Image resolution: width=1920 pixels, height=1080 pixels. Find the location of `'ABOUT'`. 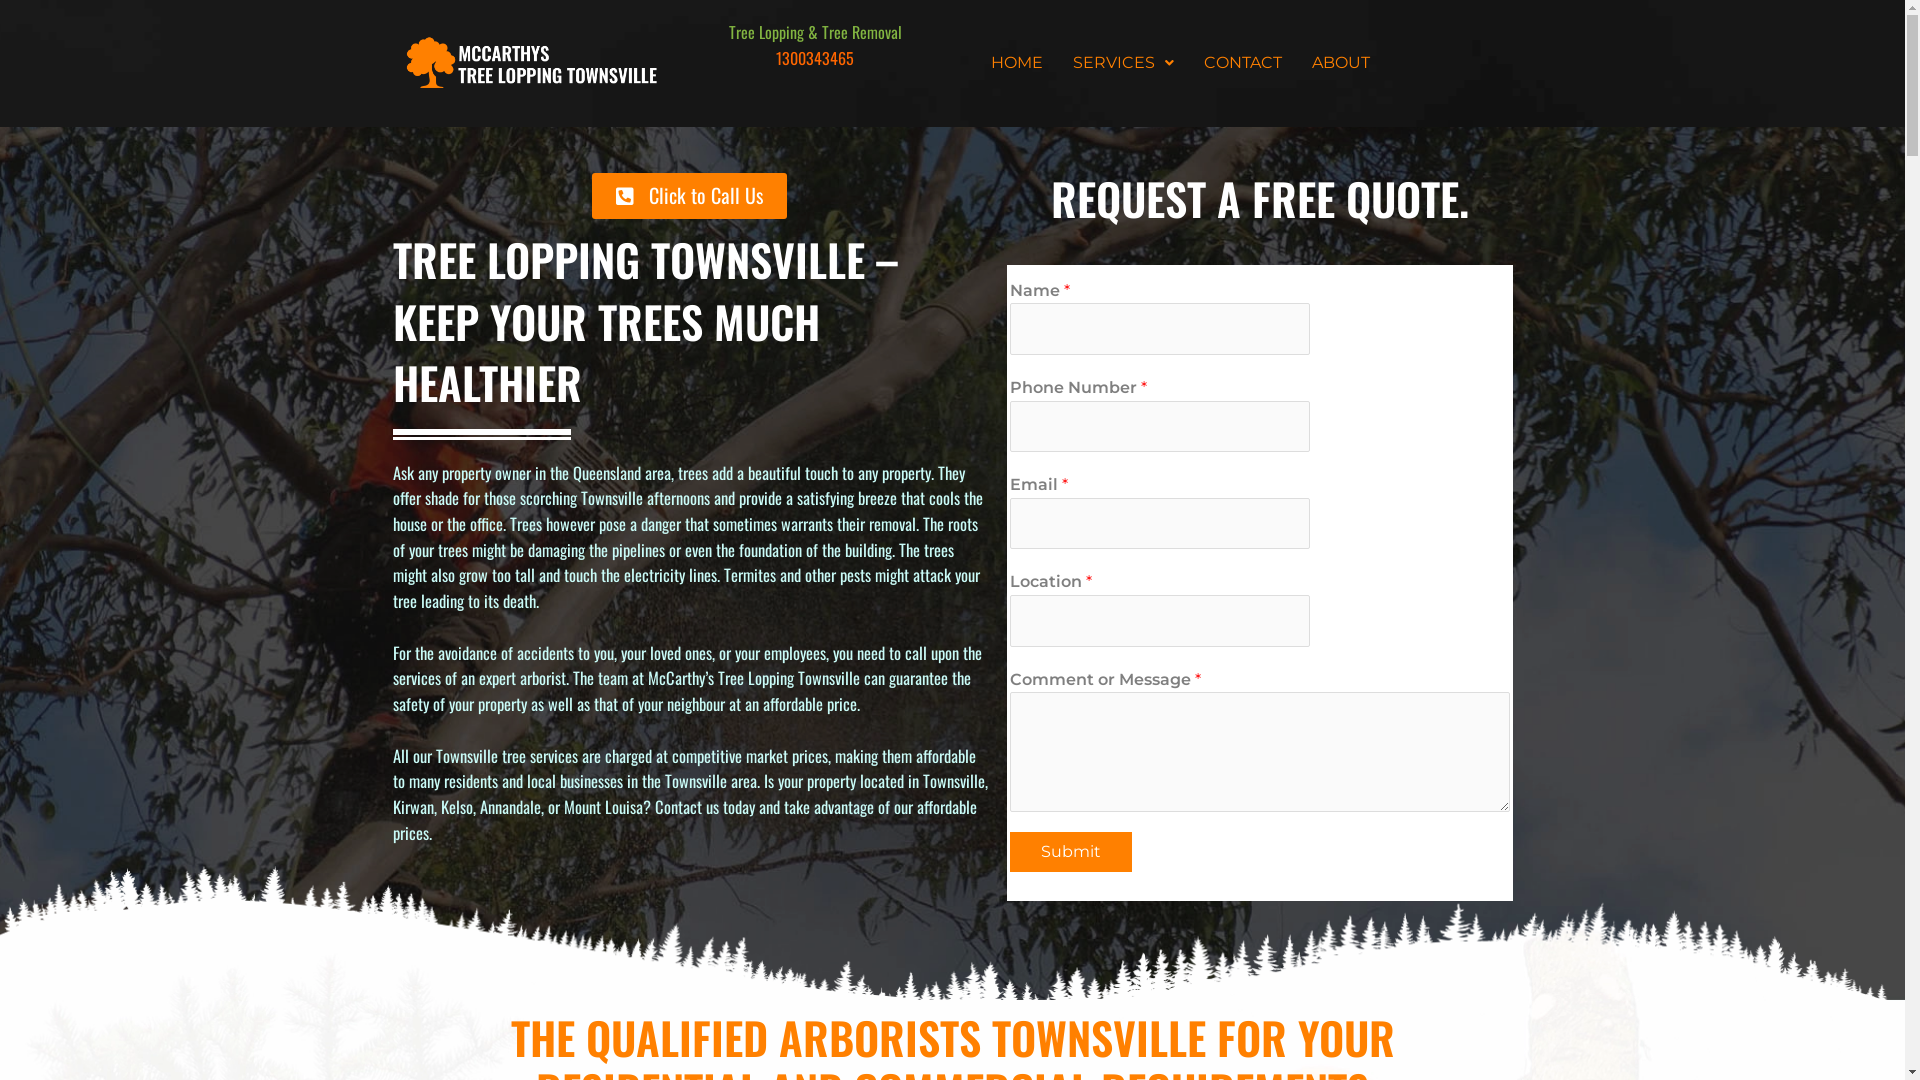

'ABOUT' is located at coordinates (1340, 61).